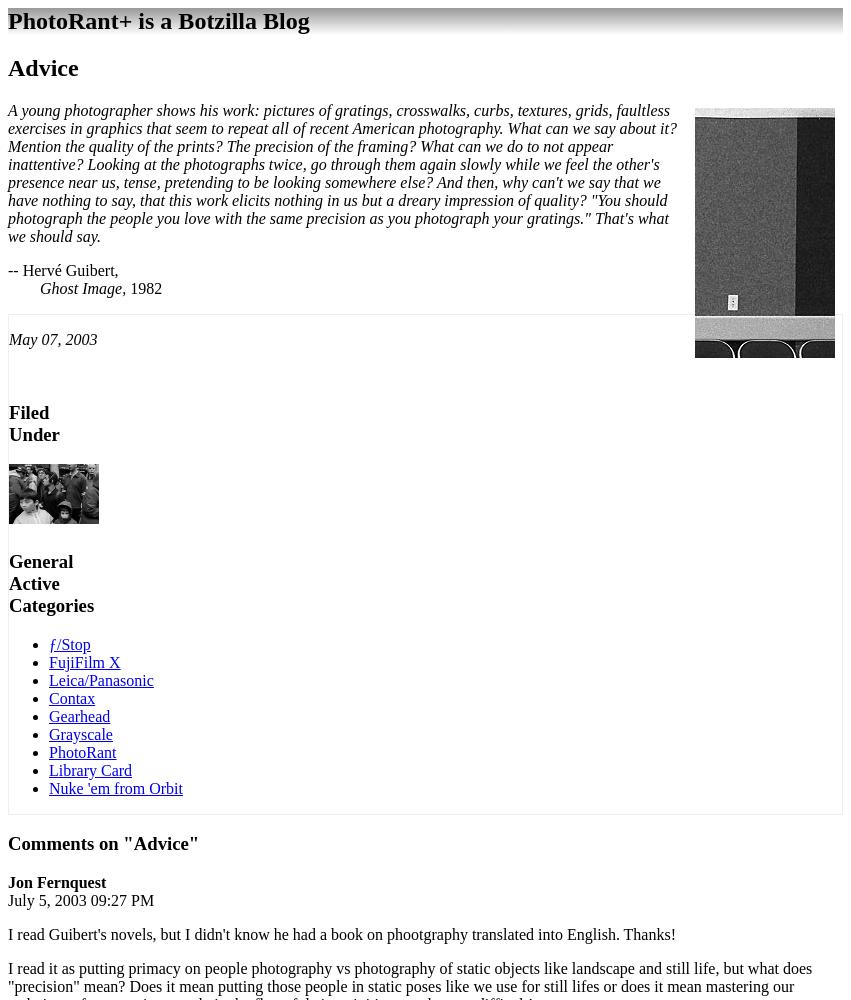  Describe the element at coordinates (57, 882) in the screenshot. I see `'Jon Fernquest'` at that location.